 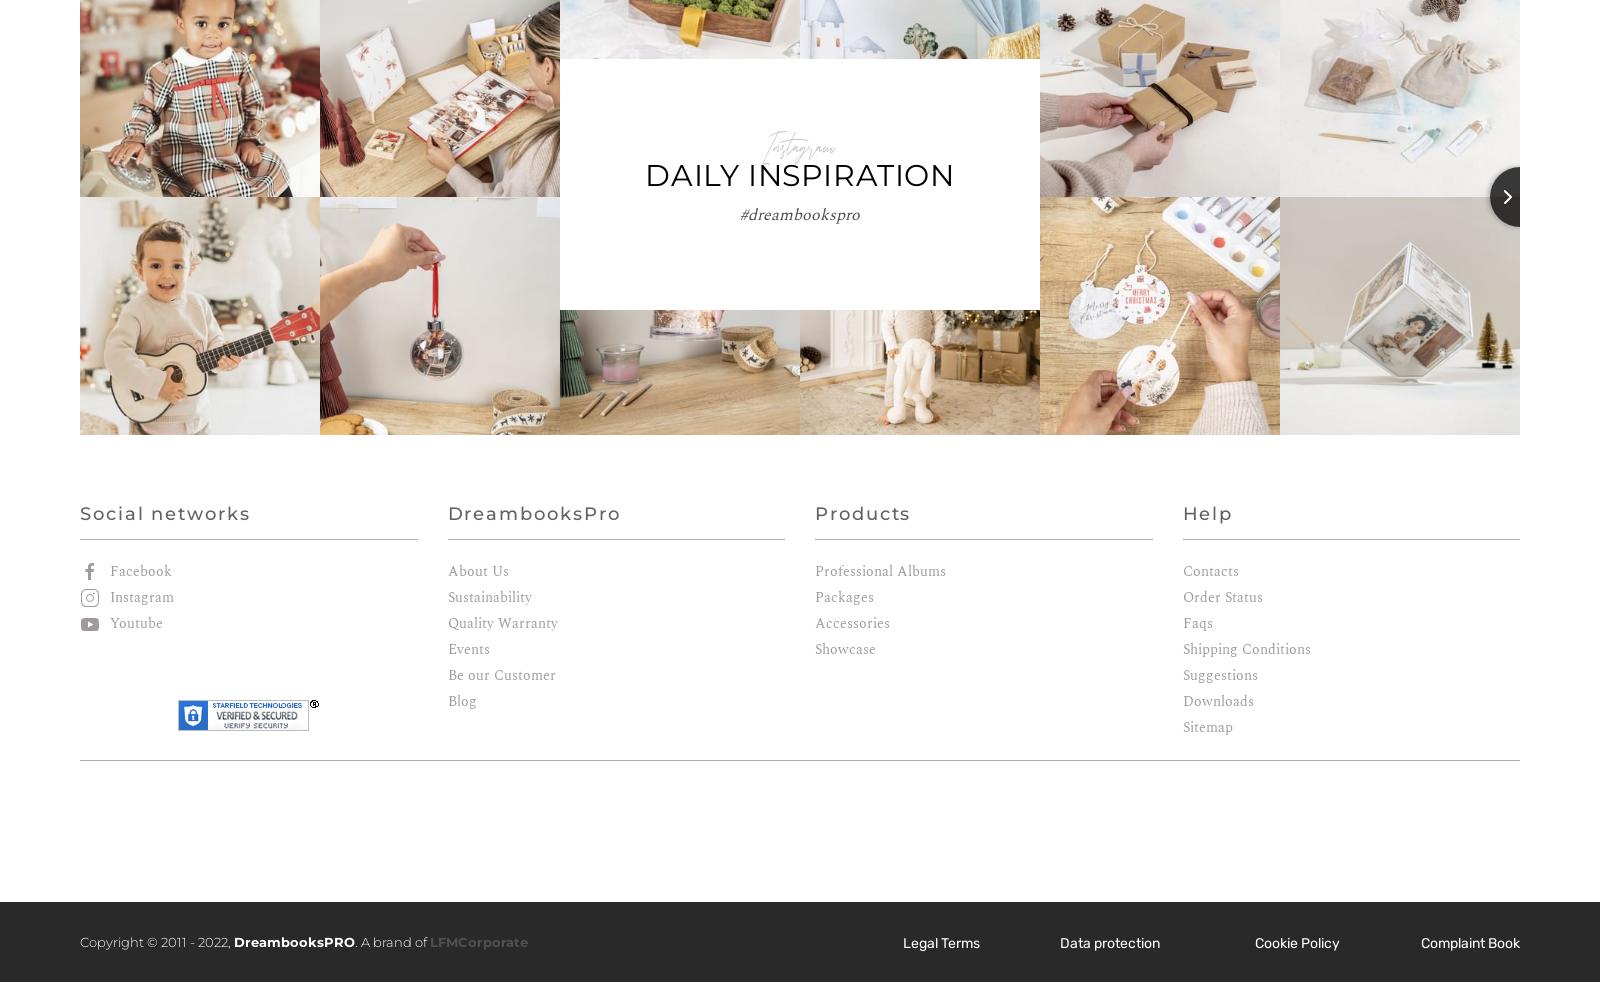 I want to click on 'Legal Terms', so click(x=940, y=942).